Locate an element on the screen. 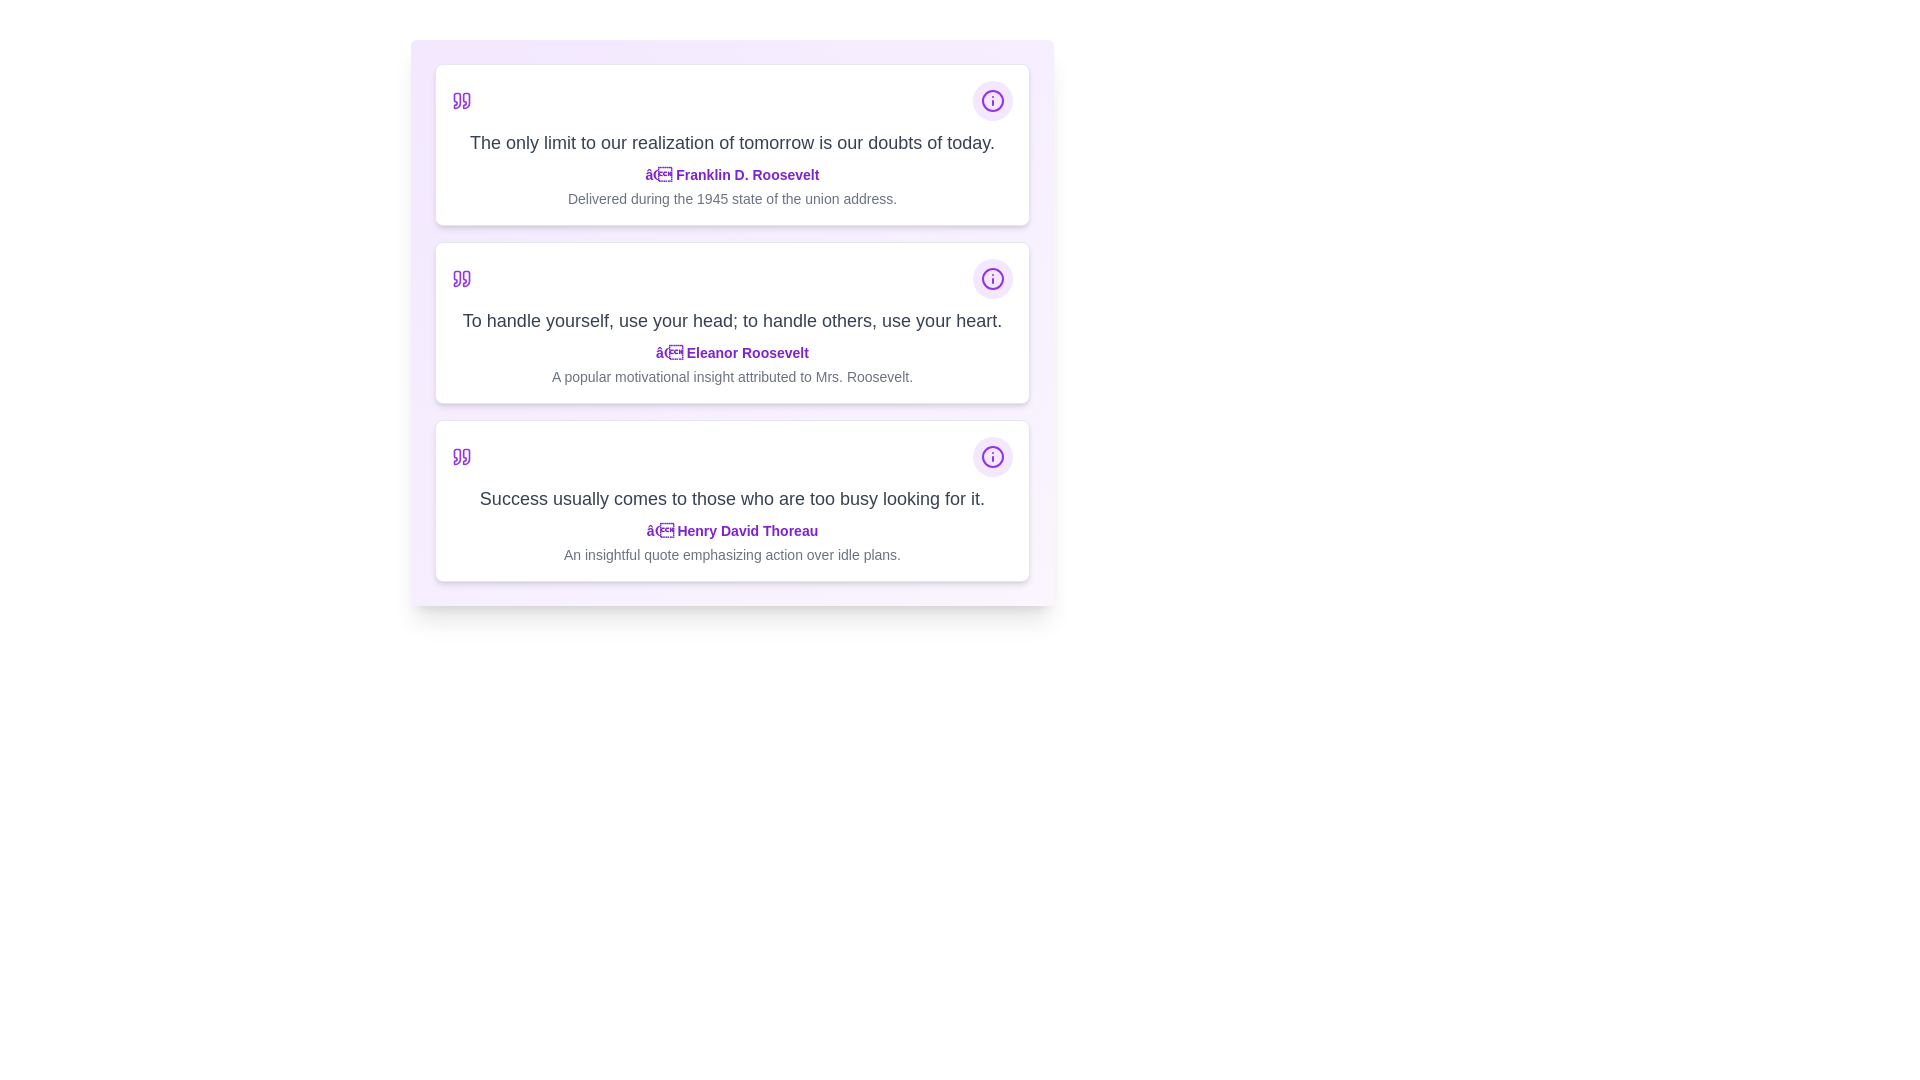  the button located at the right side of the second card to potentially display a tooltip is located at coordinates (993, 278).